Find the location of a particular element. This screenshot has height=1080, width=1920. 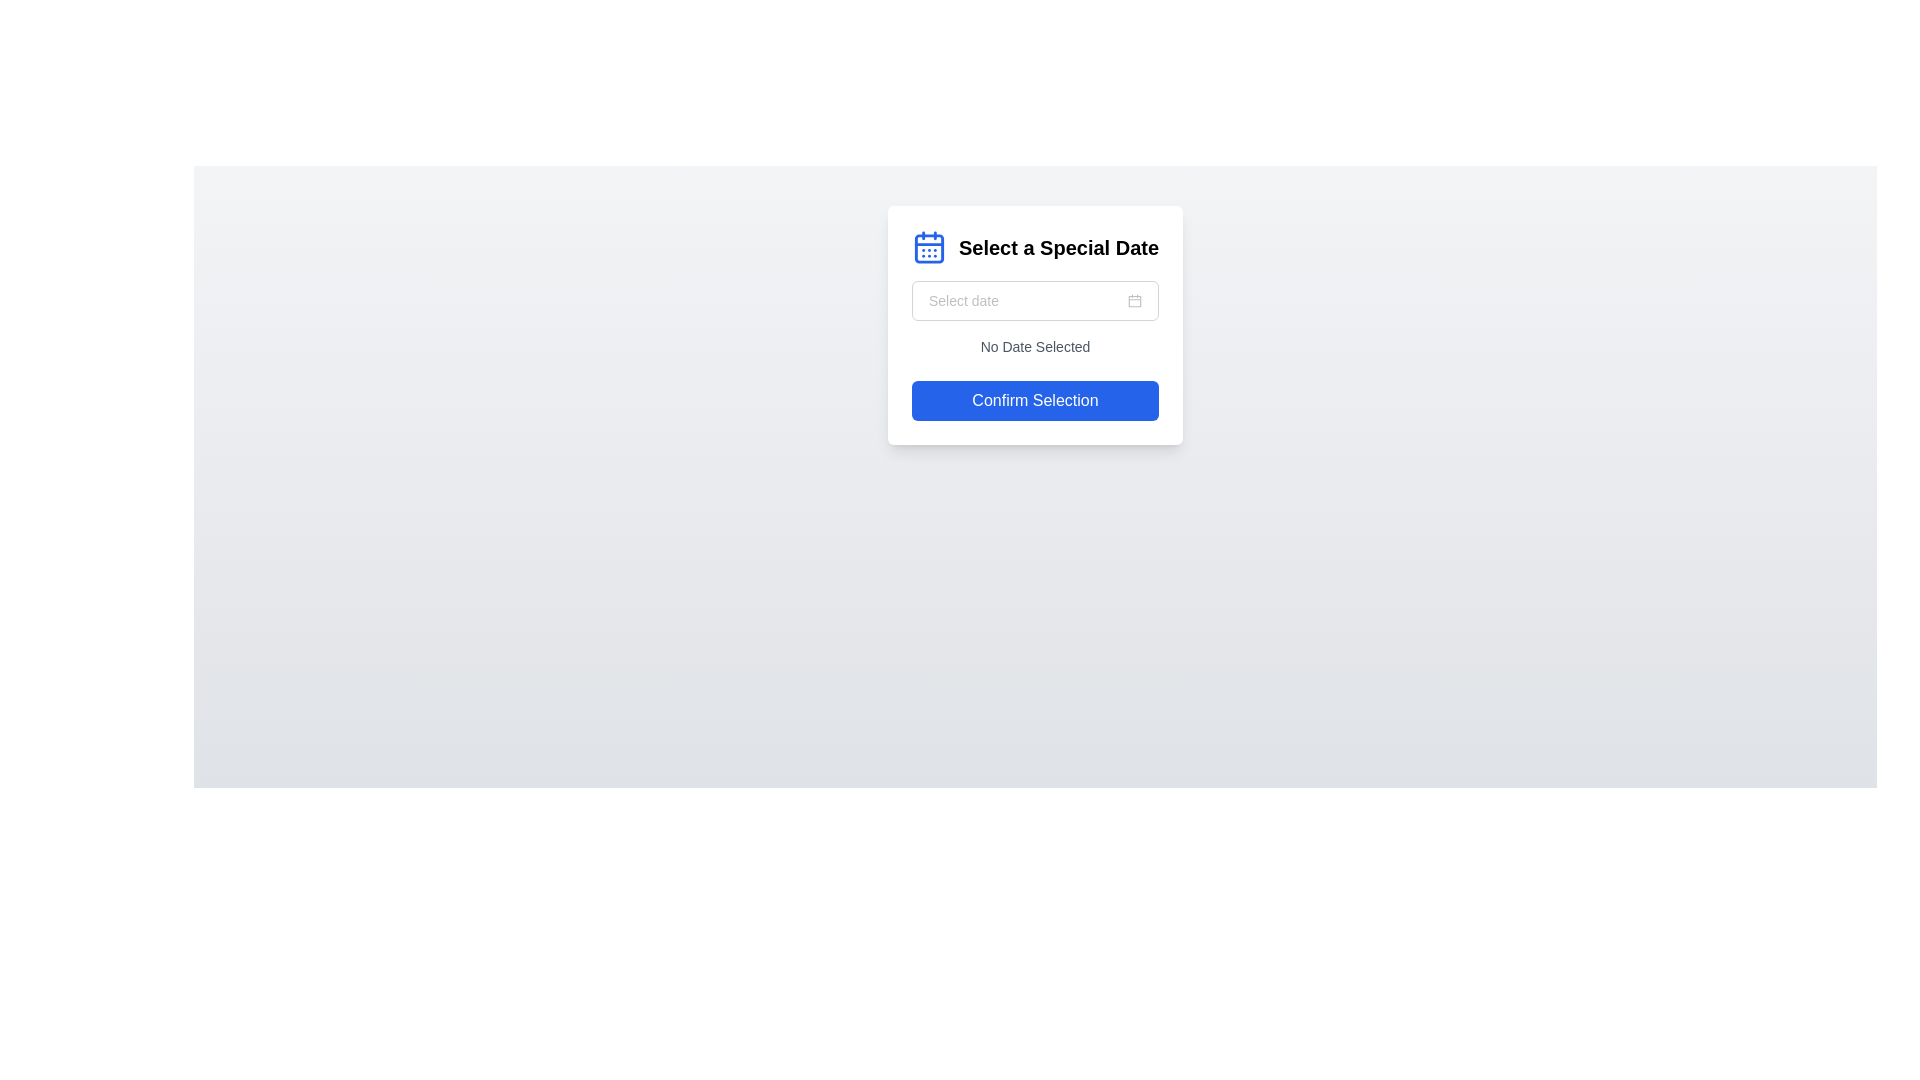

the 'Confirm Selection' button located at the bottom of the card-like panel is located at coordinates (1035, 401).